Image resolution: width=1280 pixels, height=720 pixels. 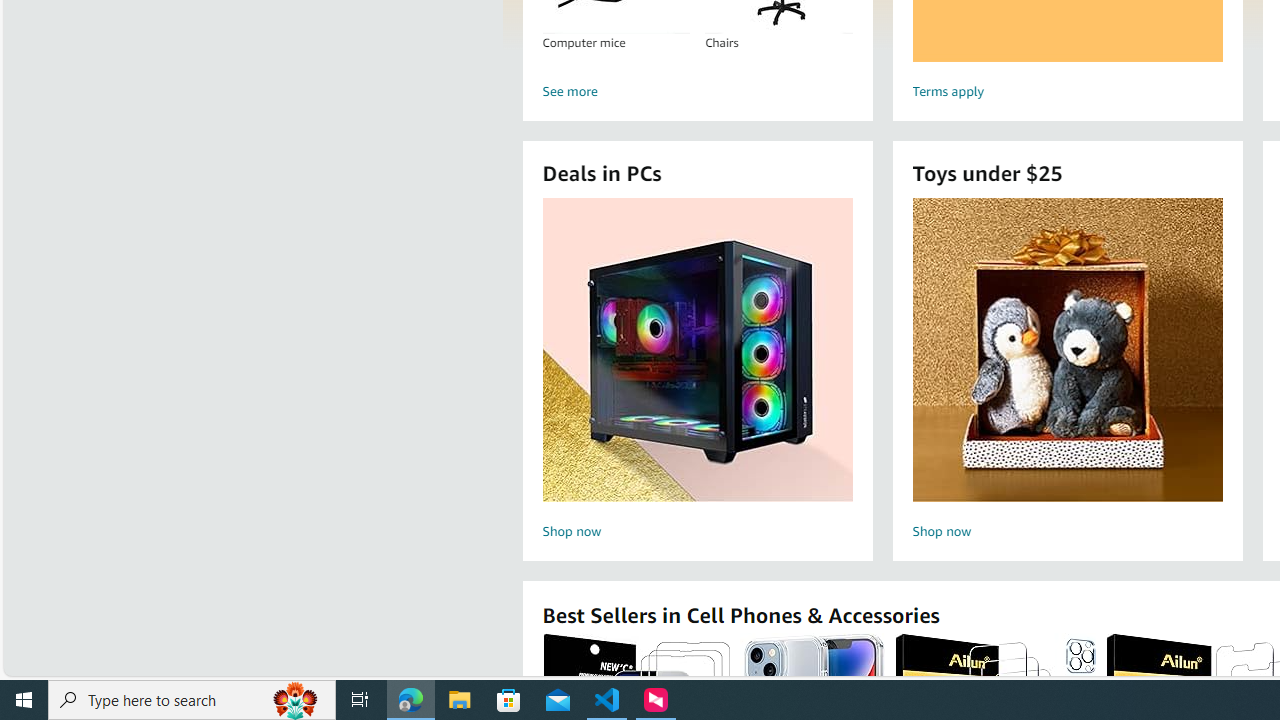 I want to click on 'Toys under $25 Shop now', so click(x=1066, y=371).